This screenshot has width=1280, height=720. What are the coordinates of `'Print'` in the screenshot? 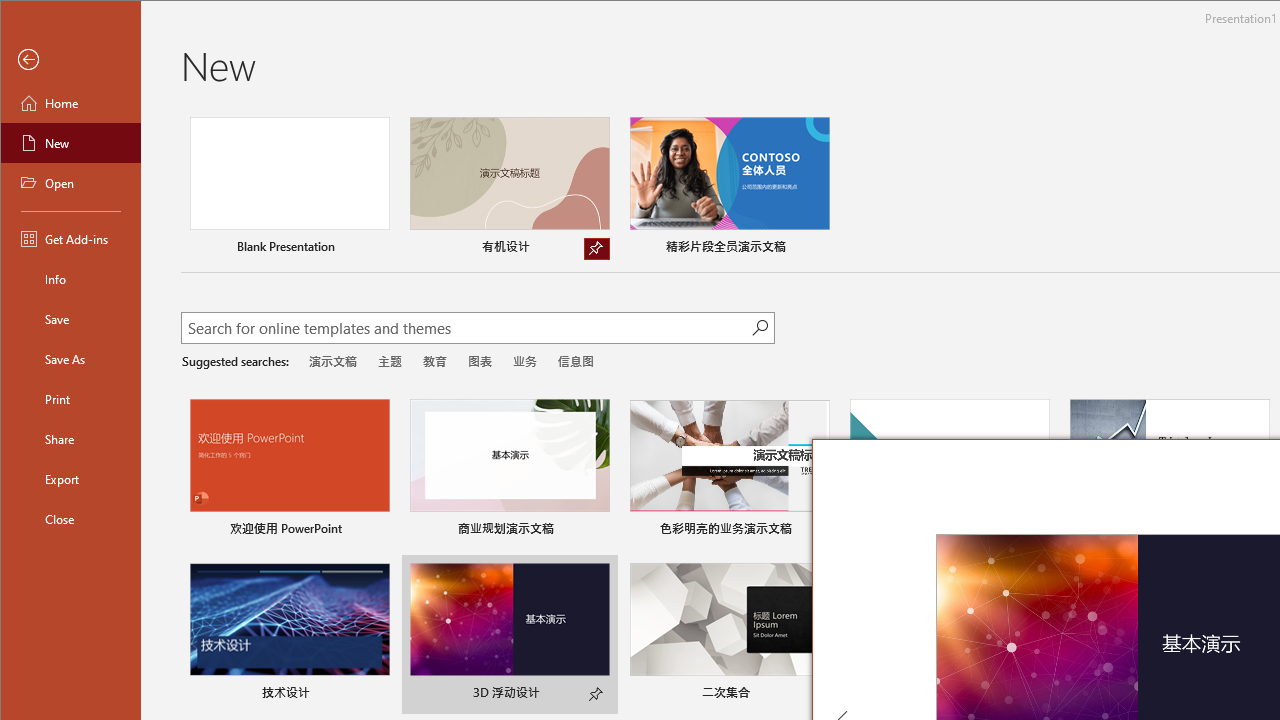 It's located at (71, 398).